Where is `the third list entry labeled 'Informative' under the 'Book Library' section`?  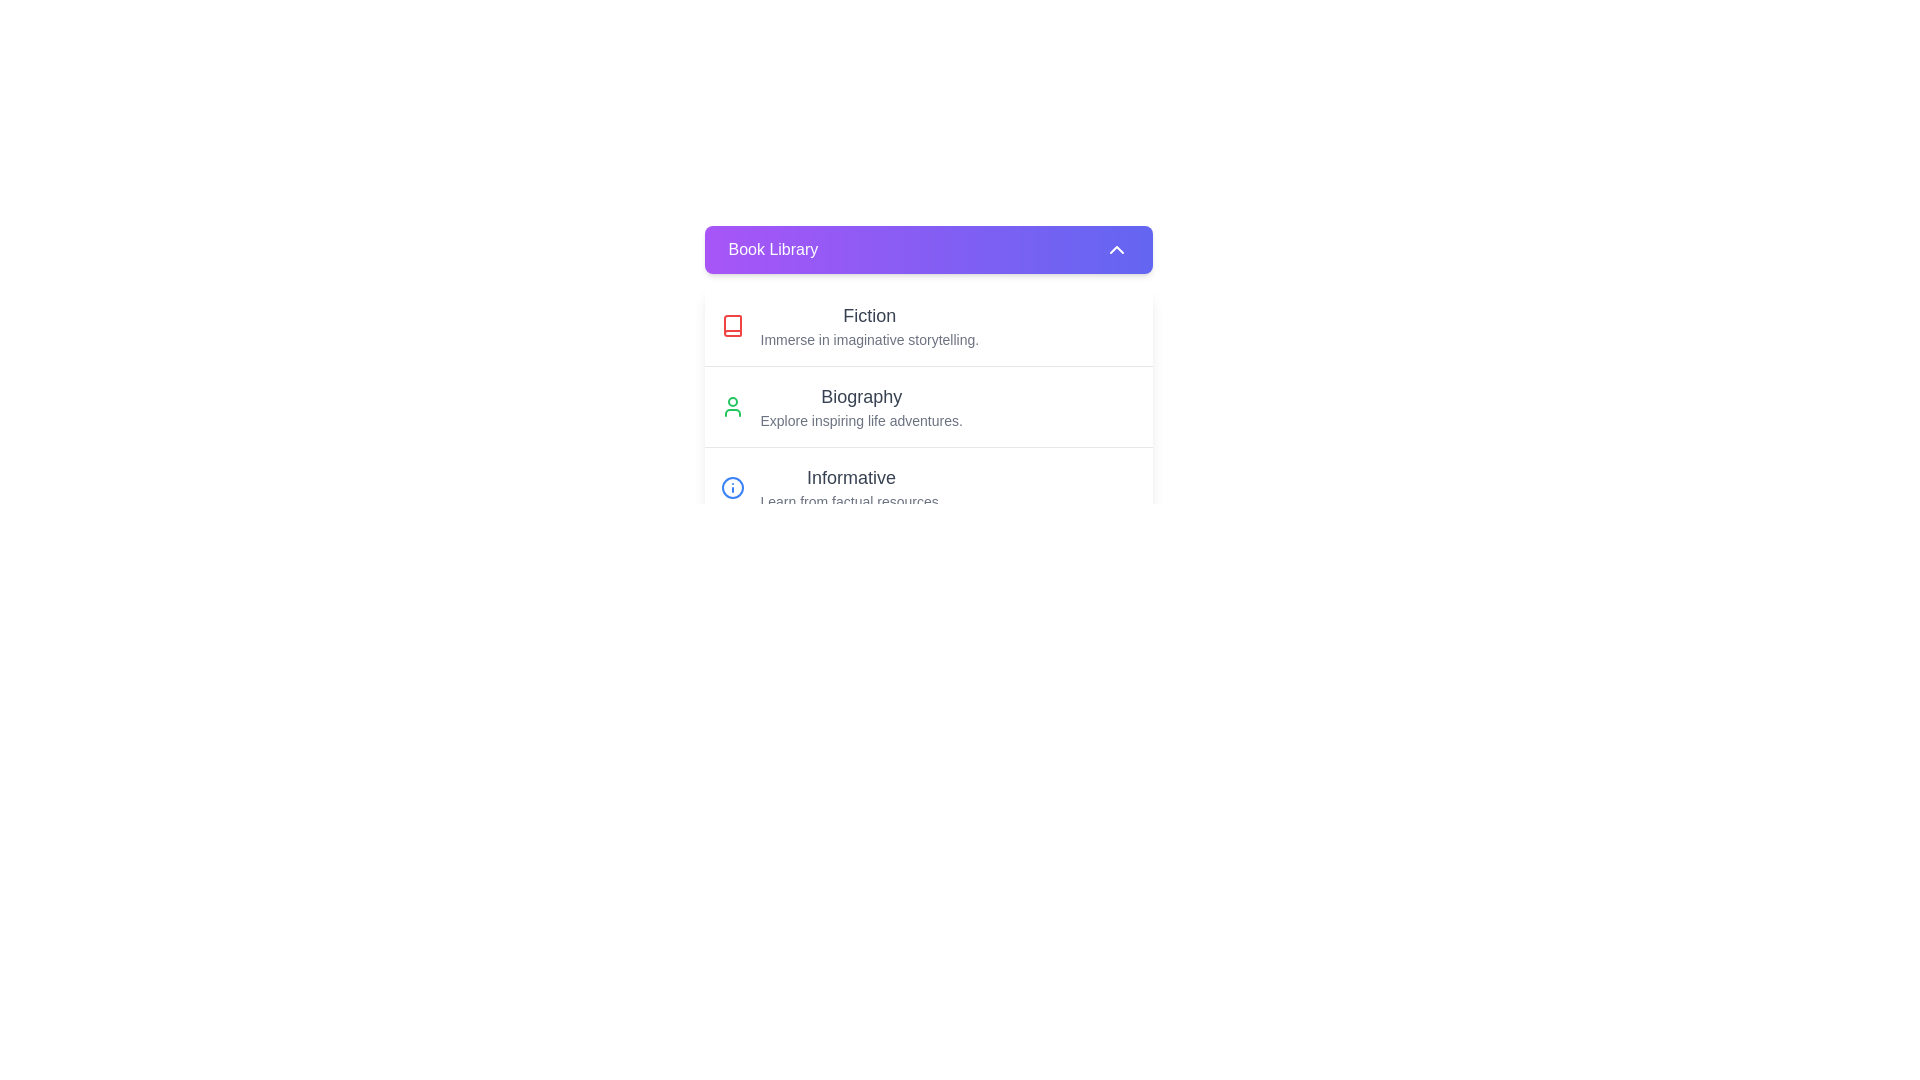
the third list entry labeled 'Informative' under the 'Book Library' section is located at coordinates (927, 487).